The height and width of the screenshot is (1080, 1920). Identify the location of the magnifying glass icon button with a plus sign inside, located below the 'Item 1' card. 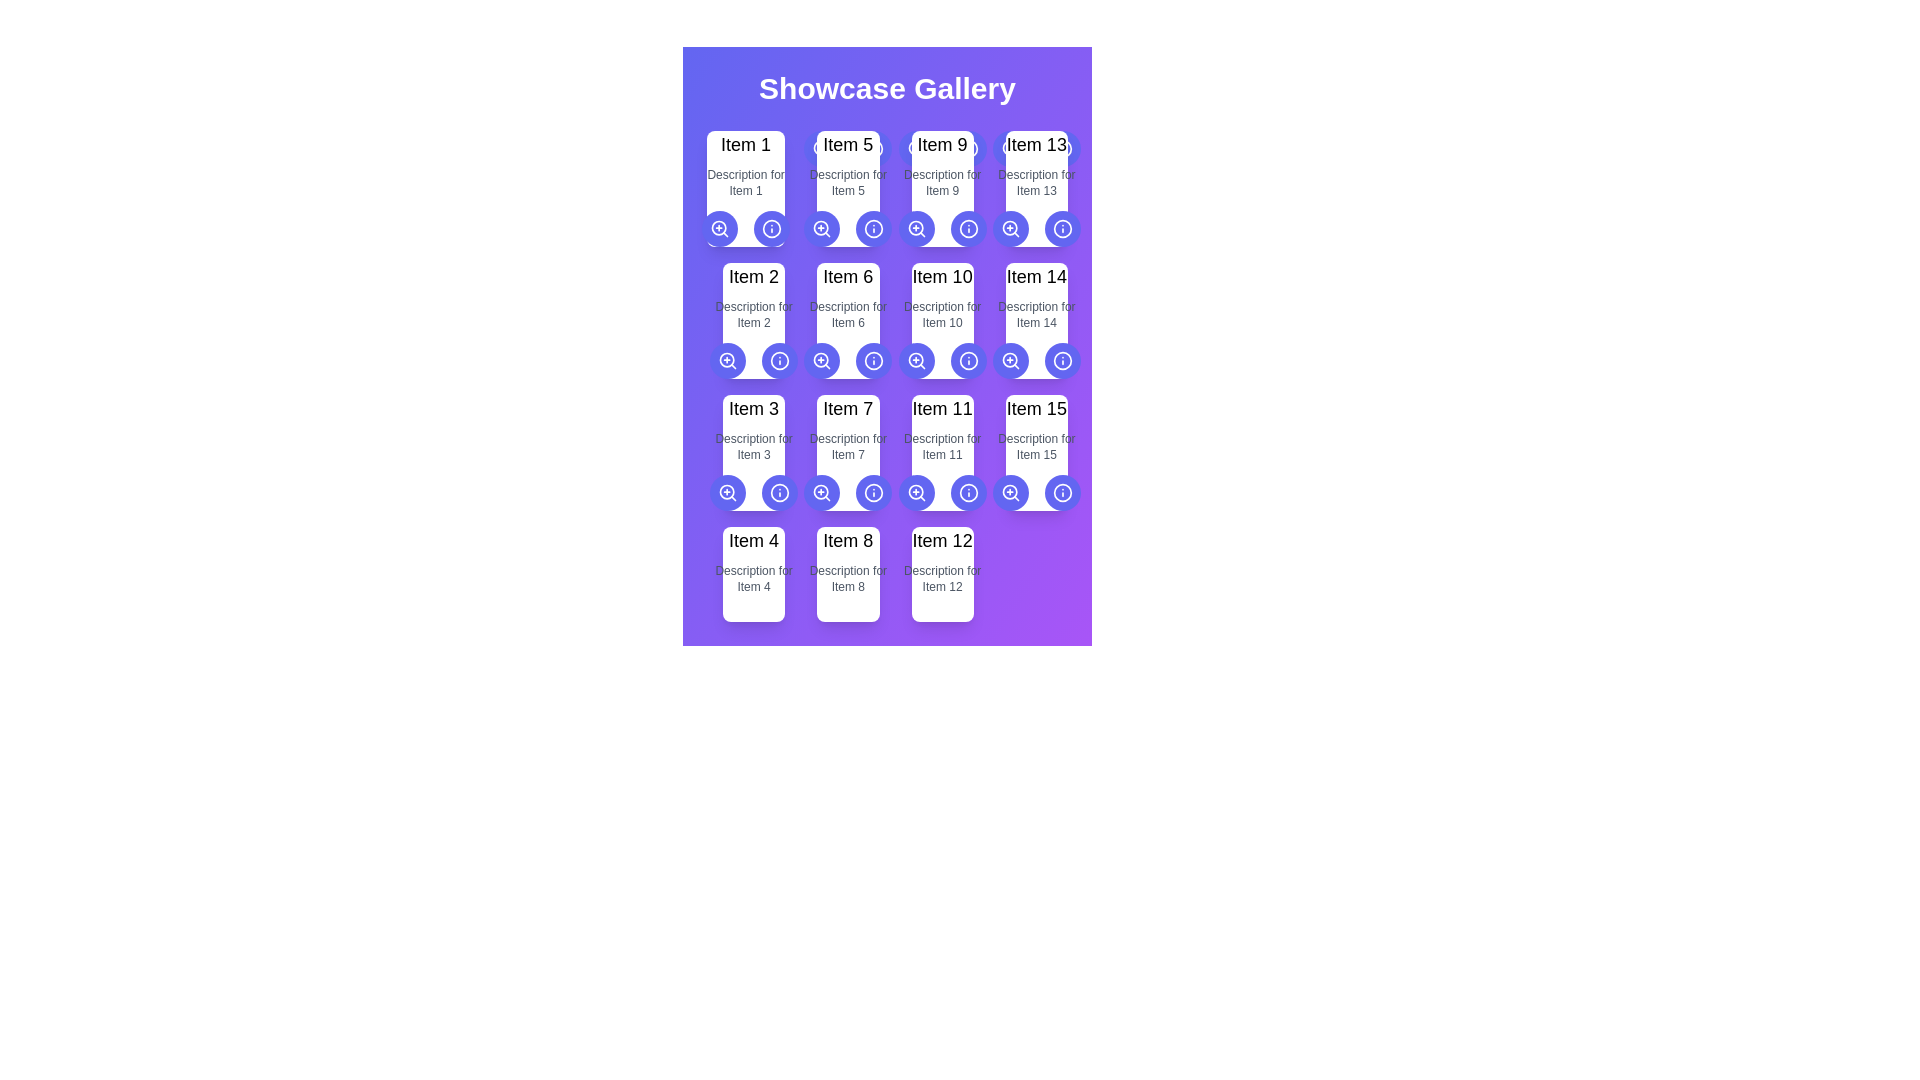
(720, 227).